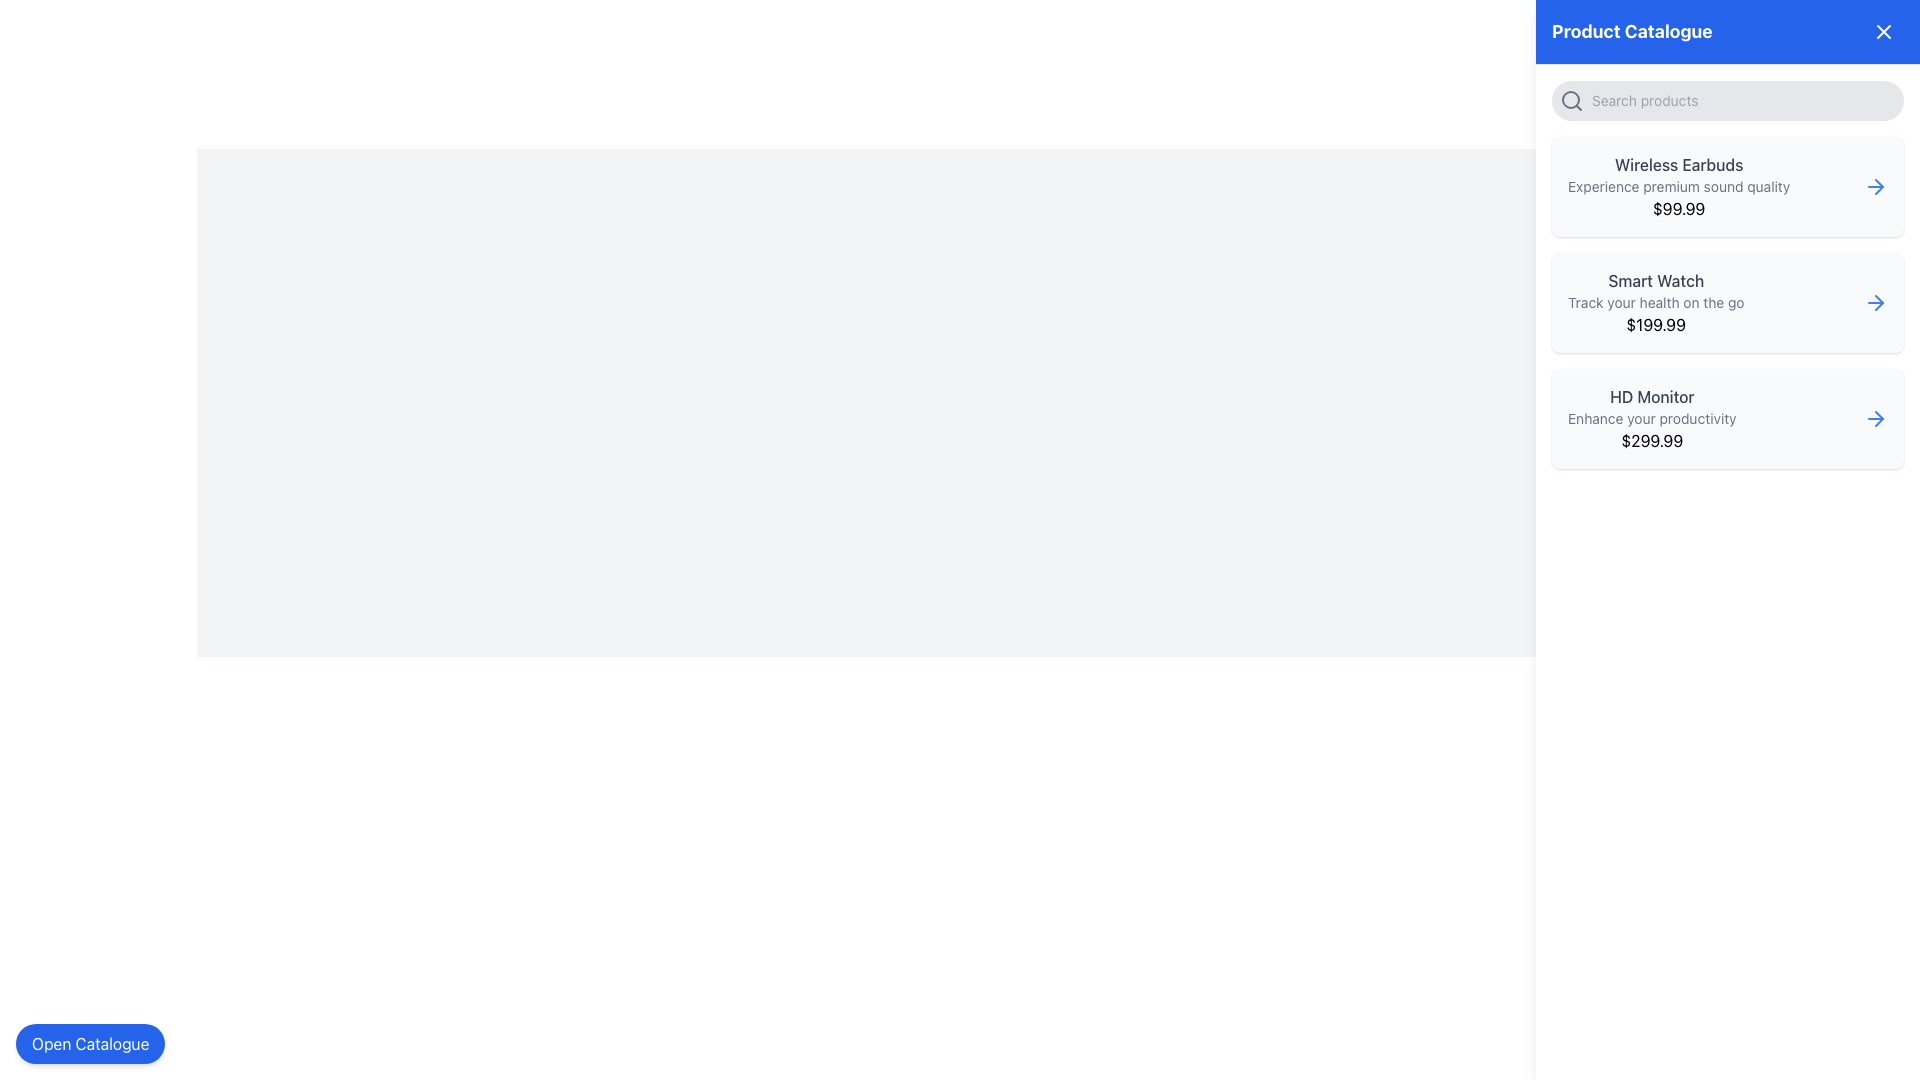 This screenshot has width=1920, height=1080. What do you see at coordinates (1875, 186) in the screenshot?
I see `the blue-colored right-pointing arrow icon button located at the far right of the 'Wireless Earbuds' product card in the 'Product Catalogue' sidebar` at bounding box center [1875, 186].